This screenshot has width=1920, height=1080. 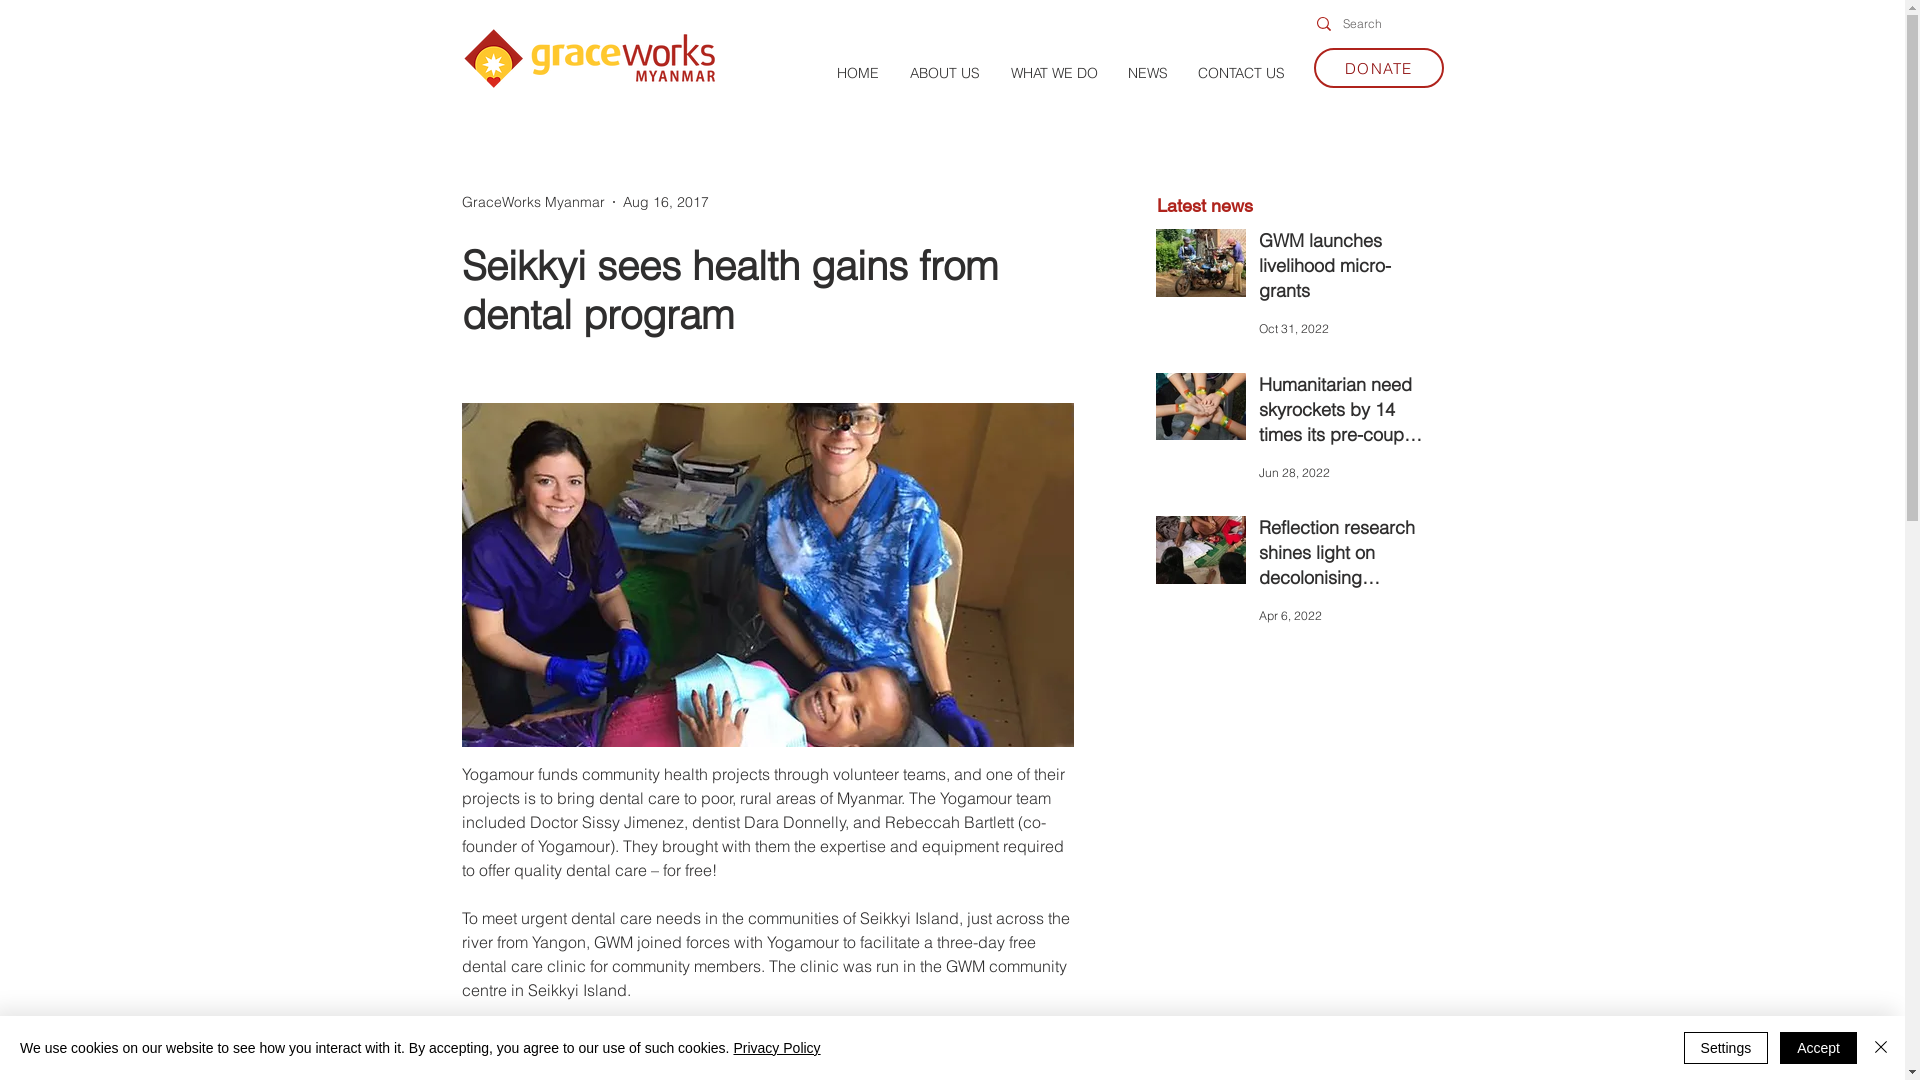 What do you see at coordinates (1725, 1047) in the screenshot?
I see `'Settings'` at bounding box center [1725, 1047].